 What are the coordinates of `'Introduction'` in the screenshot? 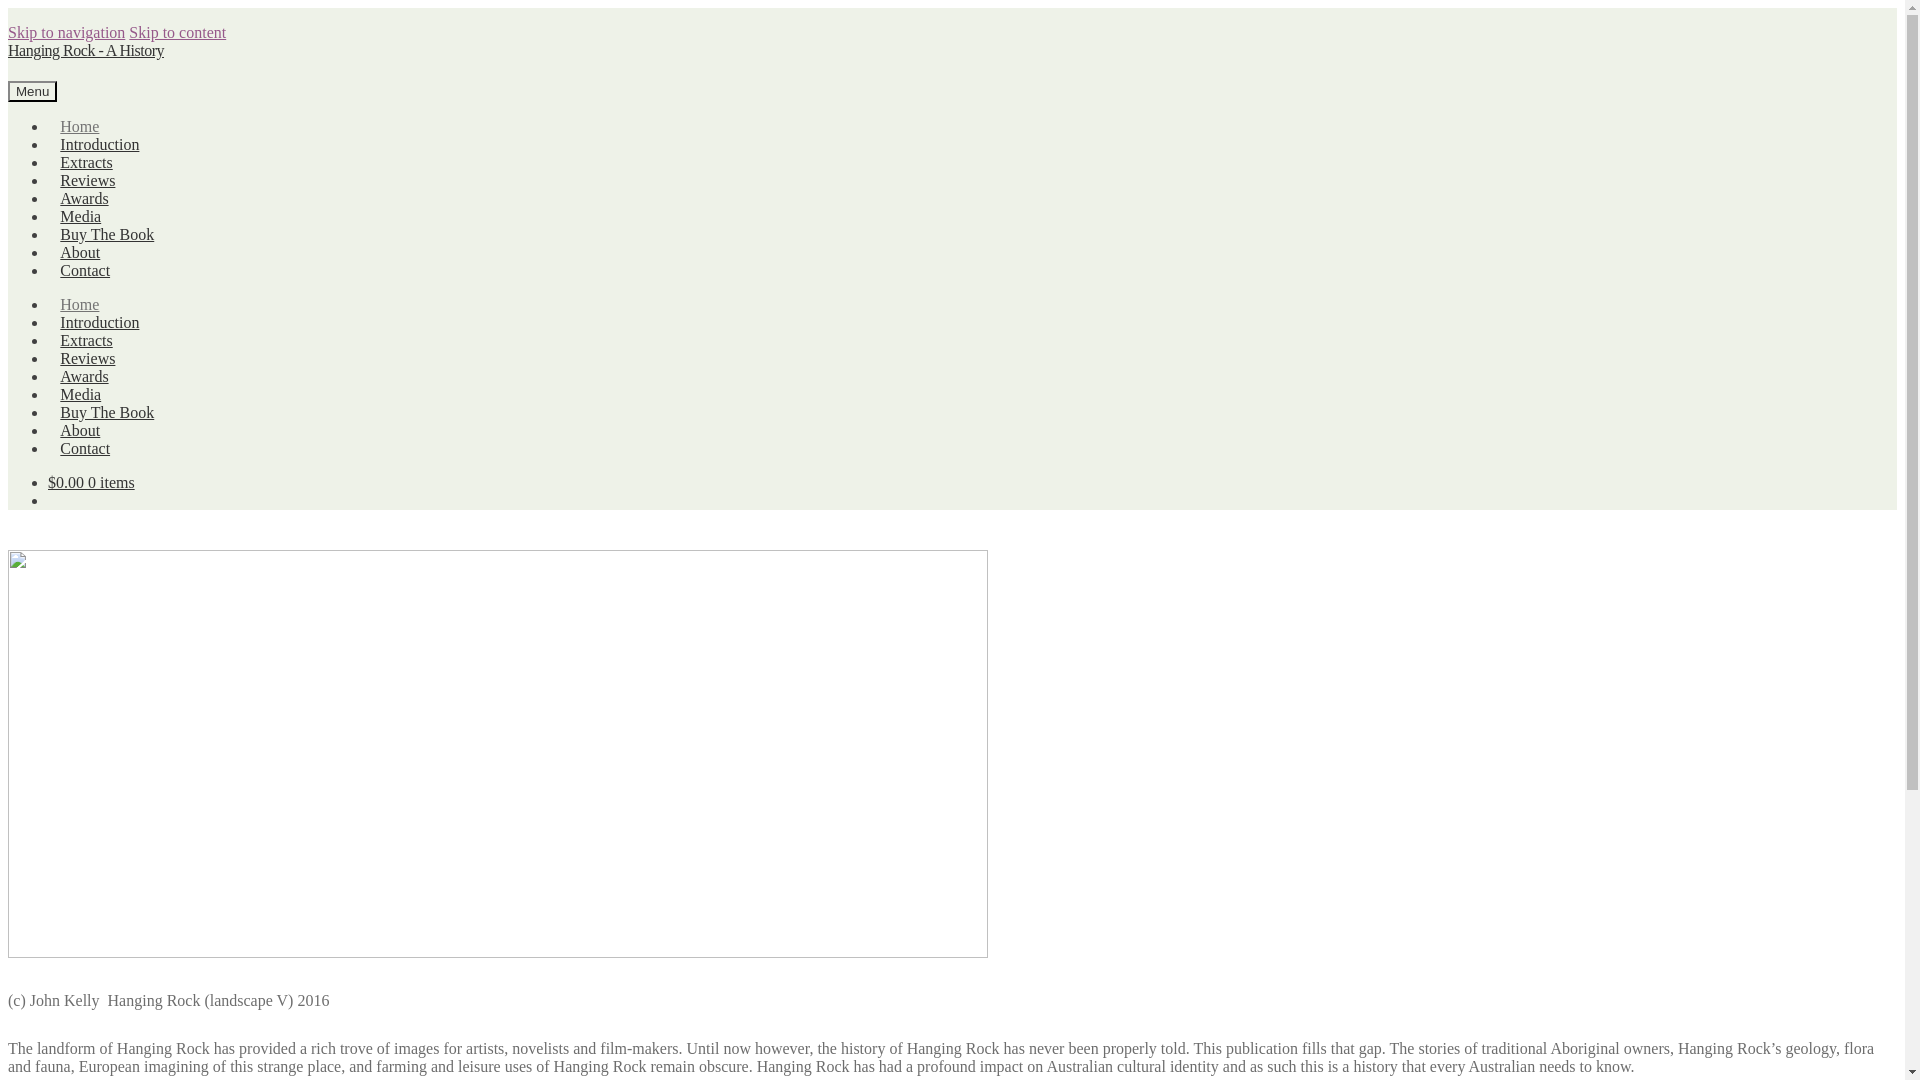 It's located at (99, 144).